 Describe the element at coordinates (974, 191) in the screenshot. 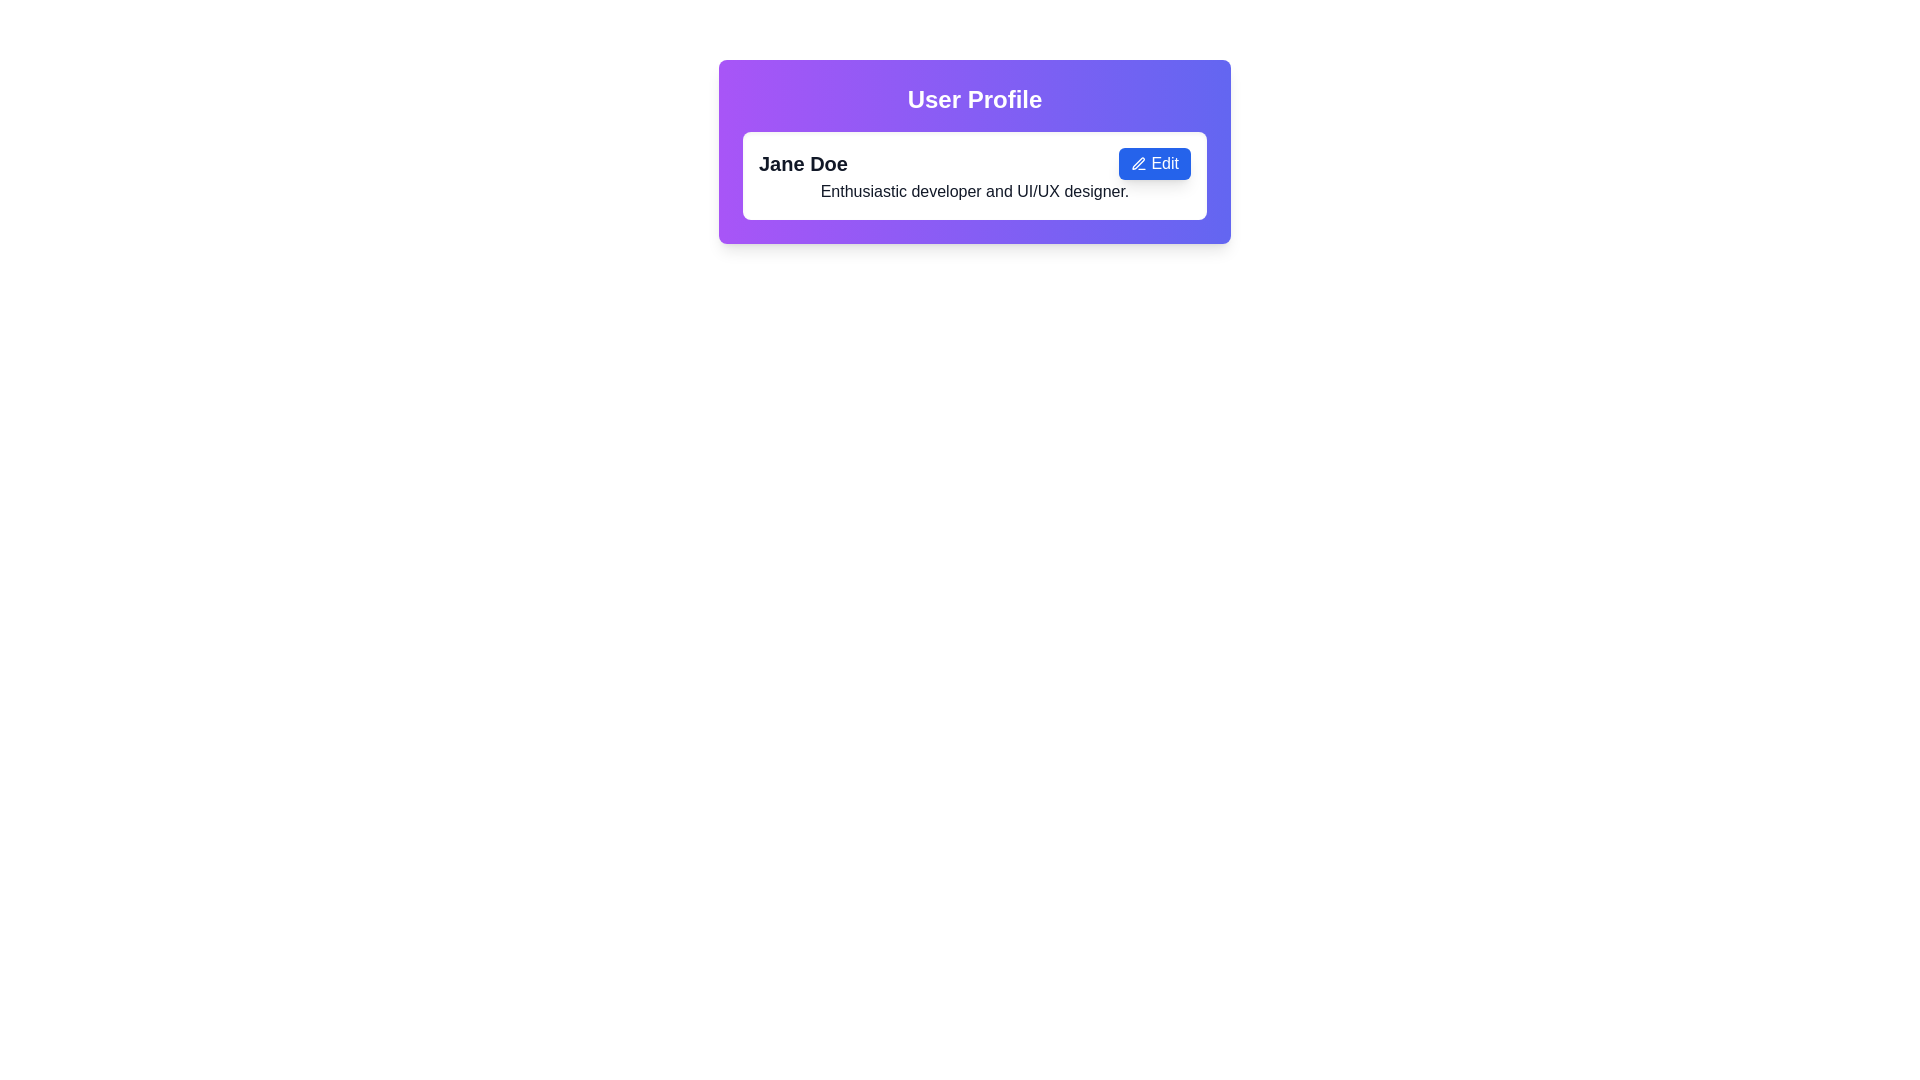

I see `the static text block containing the phrase 'Enthusiastic developer and UI/UX designer.' positioned at the bottom of the user profile card` at that location.